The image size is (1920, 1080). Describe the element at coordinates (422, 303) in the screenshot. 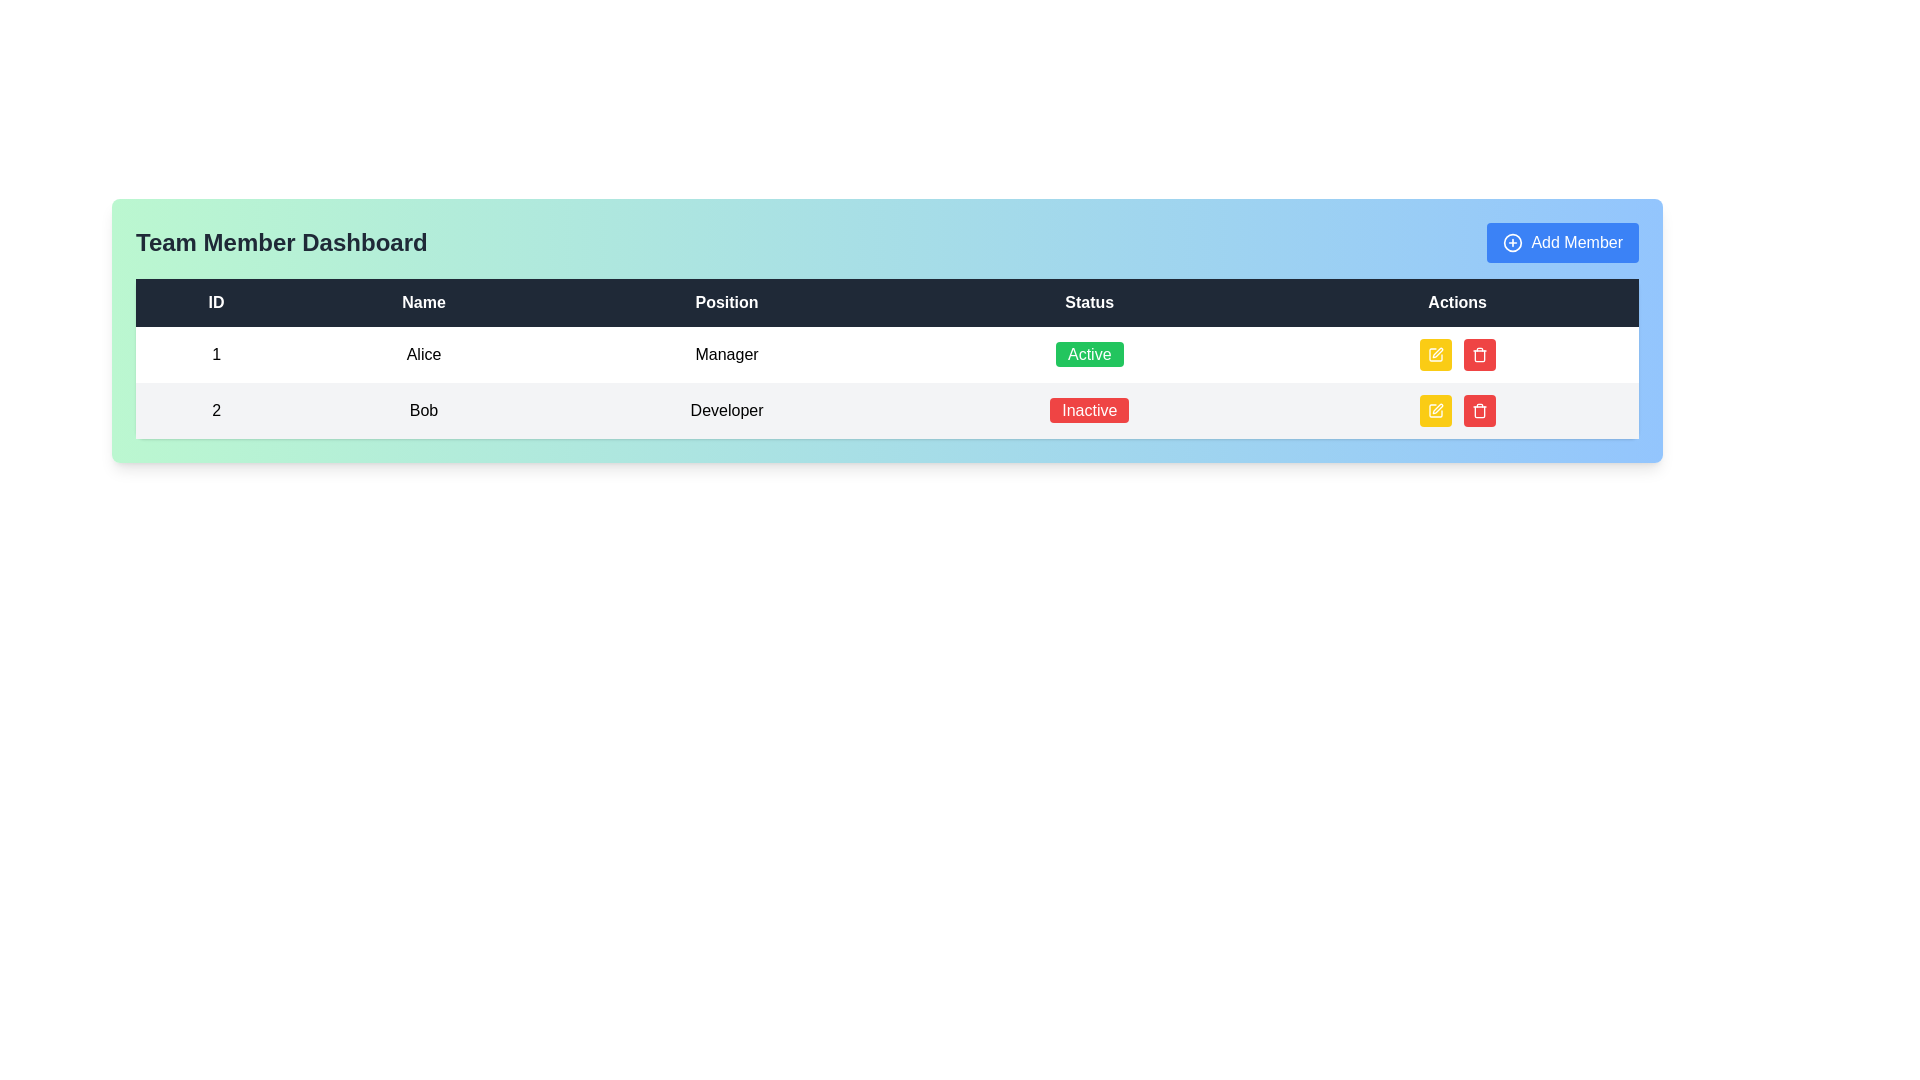

I see `the 'Name' header in the table, which is displayed in white font against a dark background, located between the 'ID' and 'Position' headers` at that location.